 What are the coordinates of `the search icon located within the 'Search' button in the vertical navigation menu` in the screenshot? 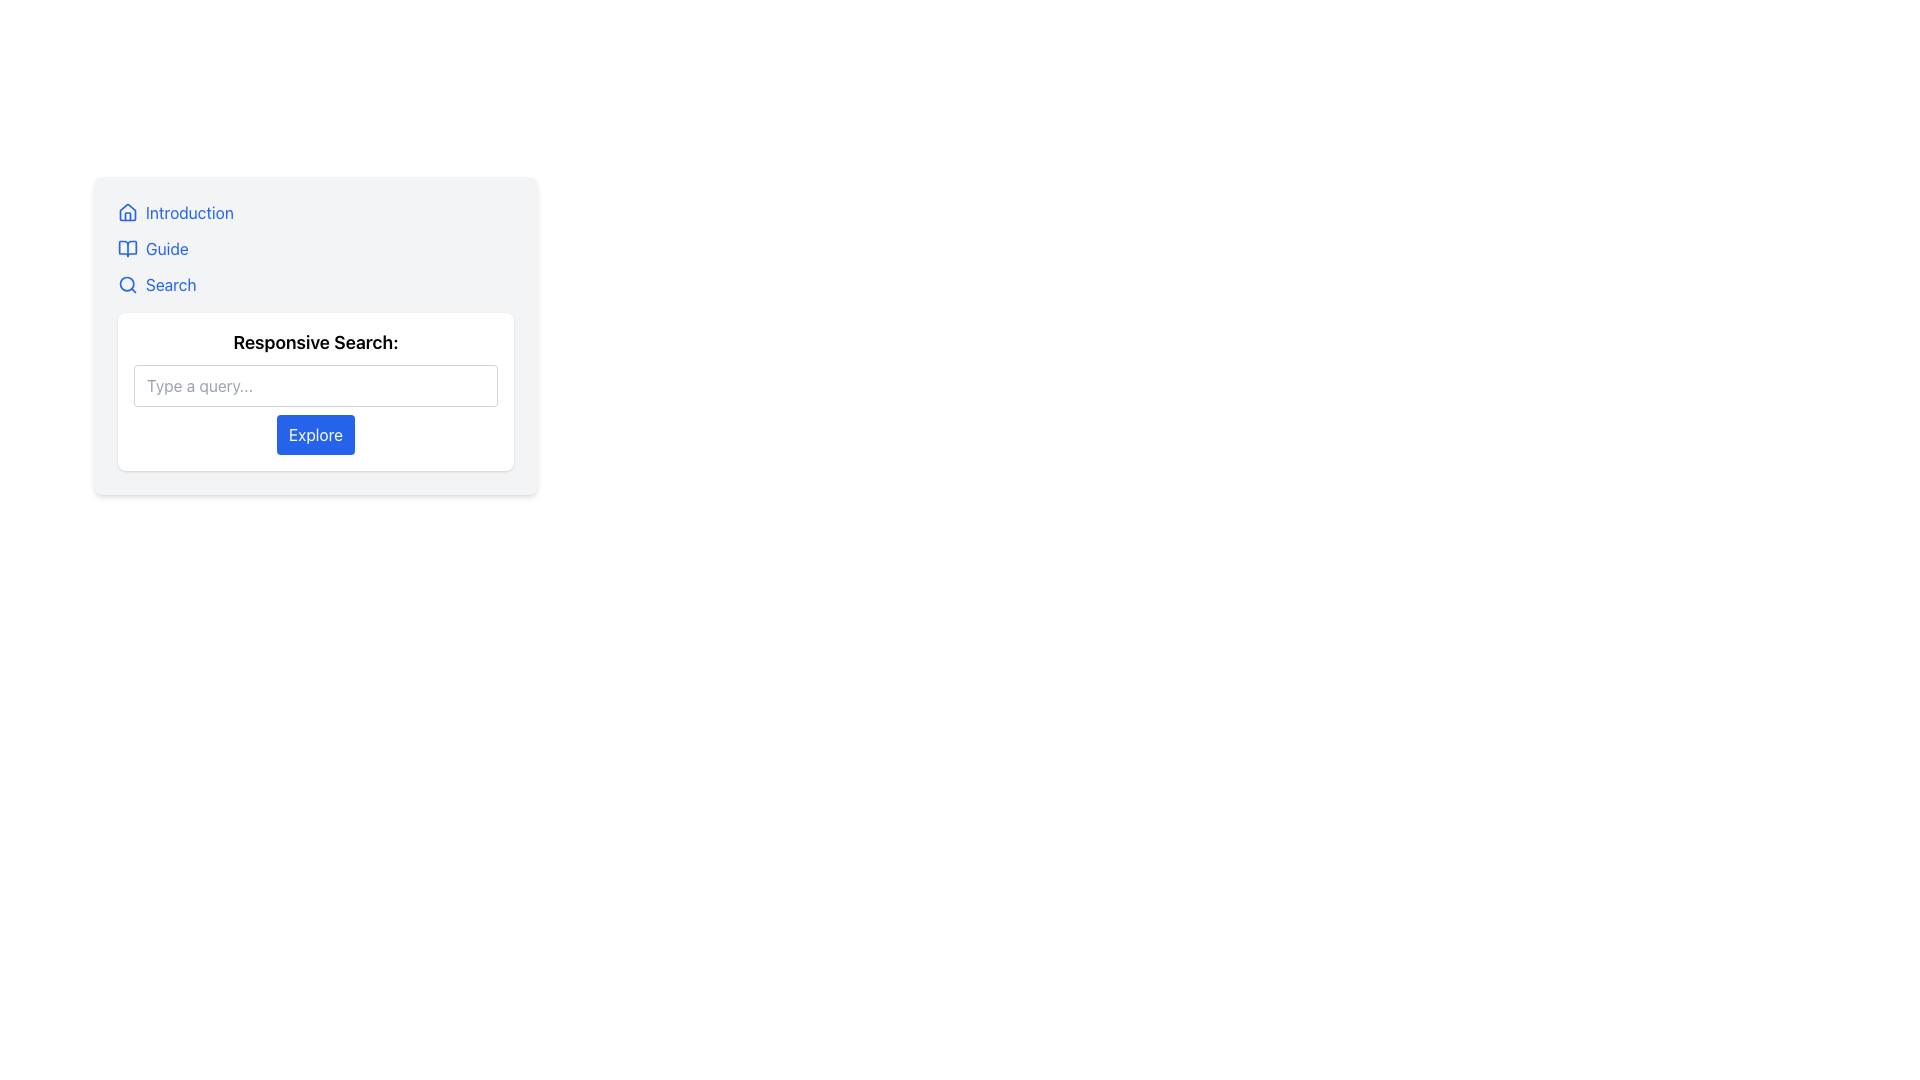 It's located at (127, 285).